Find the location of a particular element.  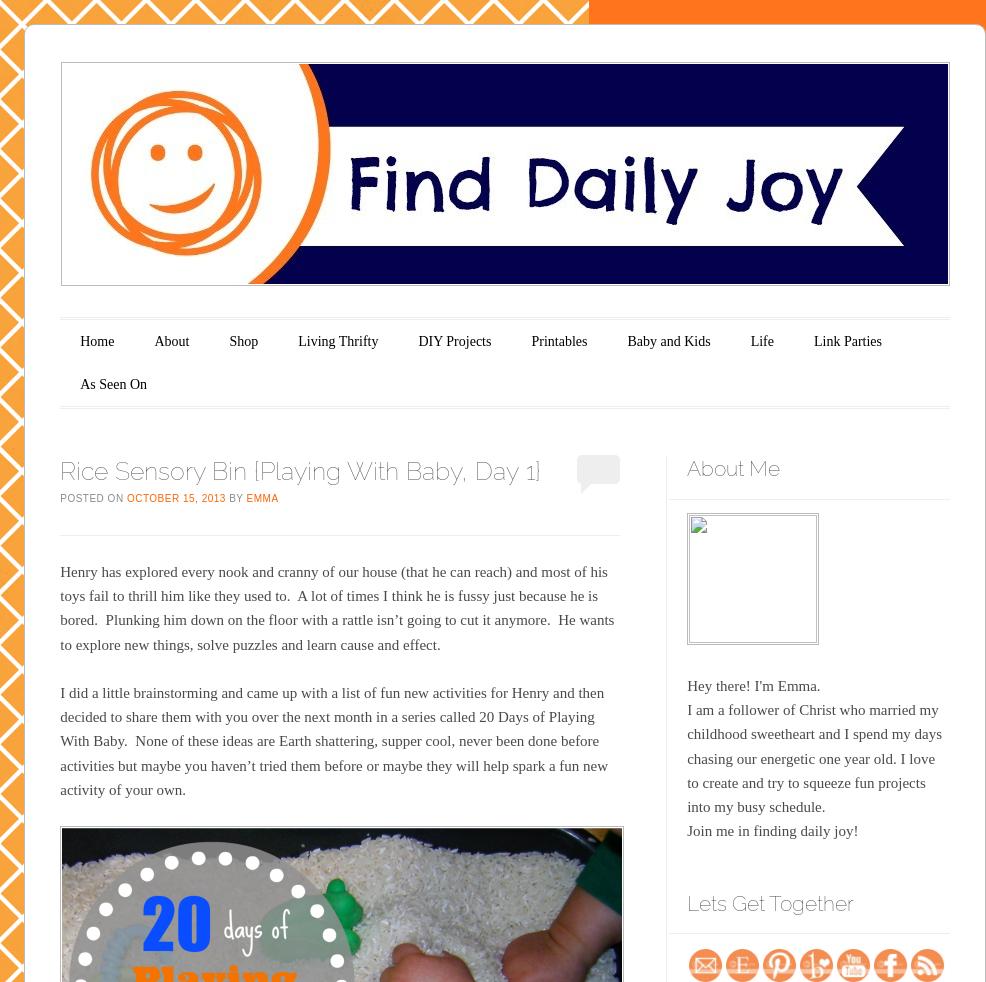

'Henry has explored every nook and cranny of our house (that he can reach) and most of his toys fail to thrill him like they used to.  A lot of times I think he is fussy just because he is bored.  Plunking him down on the floor with a rattle isn’t going to cut it anymore.  He wants to explore new things, solve puzzles and learn cause and effect.' is located at coordinates (336, 606).